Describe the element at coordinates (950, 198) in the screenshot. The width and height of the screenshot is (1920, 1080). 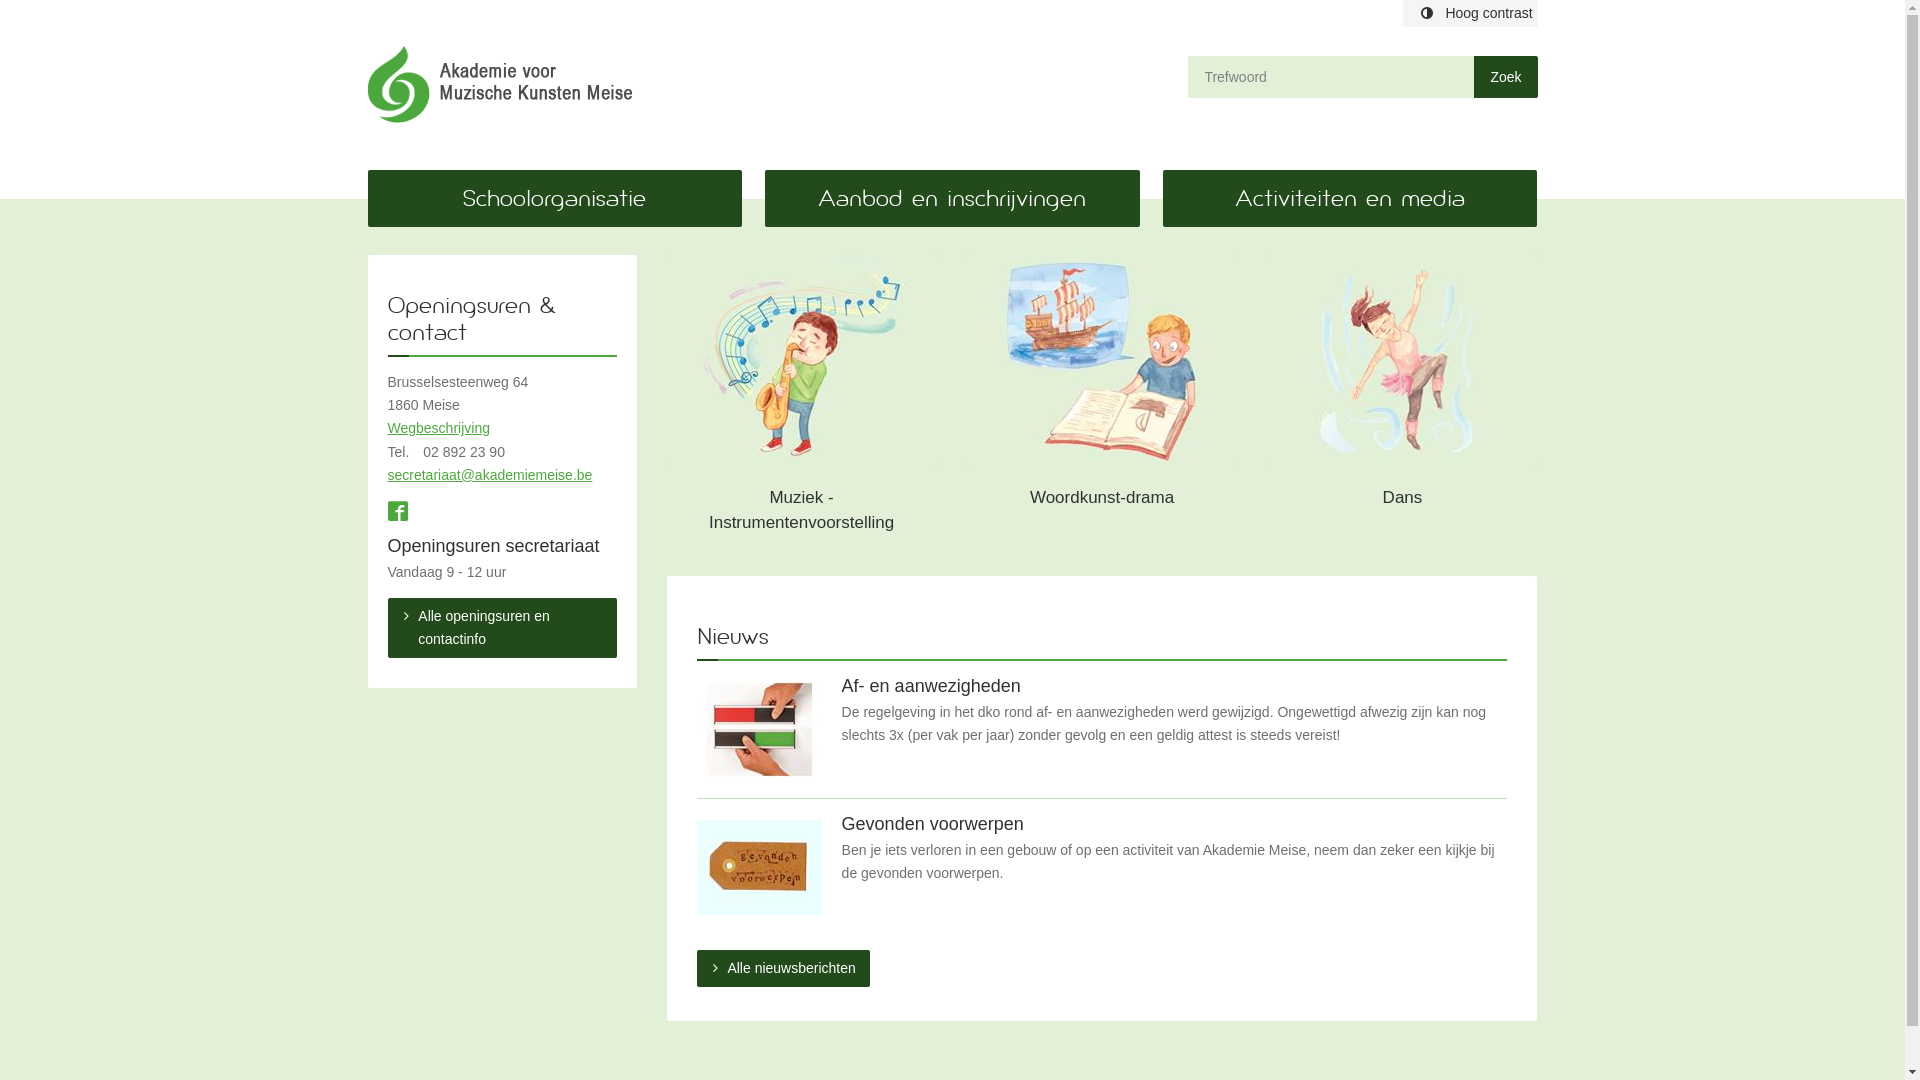
I see `'Aanbod en inschrijvingen'` at that location.